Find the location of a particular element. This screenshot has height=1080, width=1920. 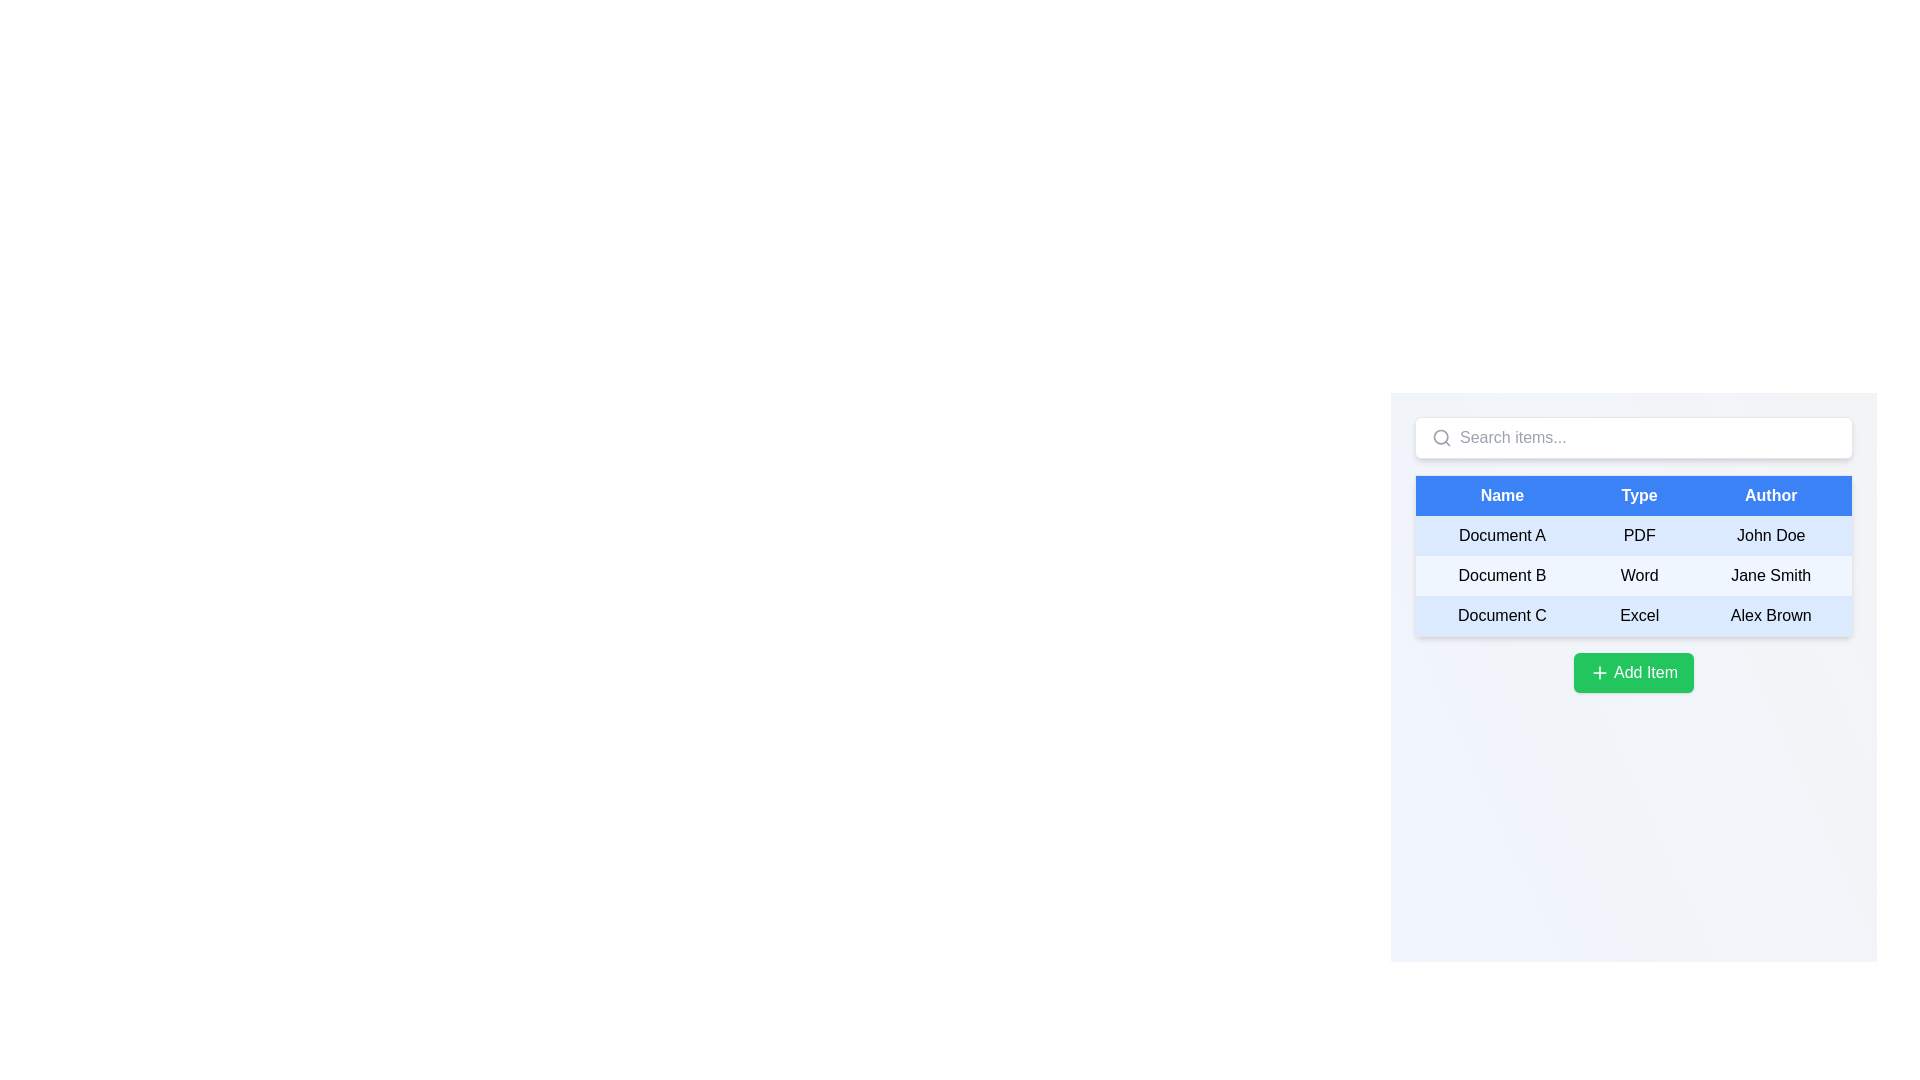

the text label reading 'Excel' located in the second column of the third row of a table, styled with centered alignment and padding, positioned between 'Document C' and 'Alex Brown' is located at coordinates (1639, 615).